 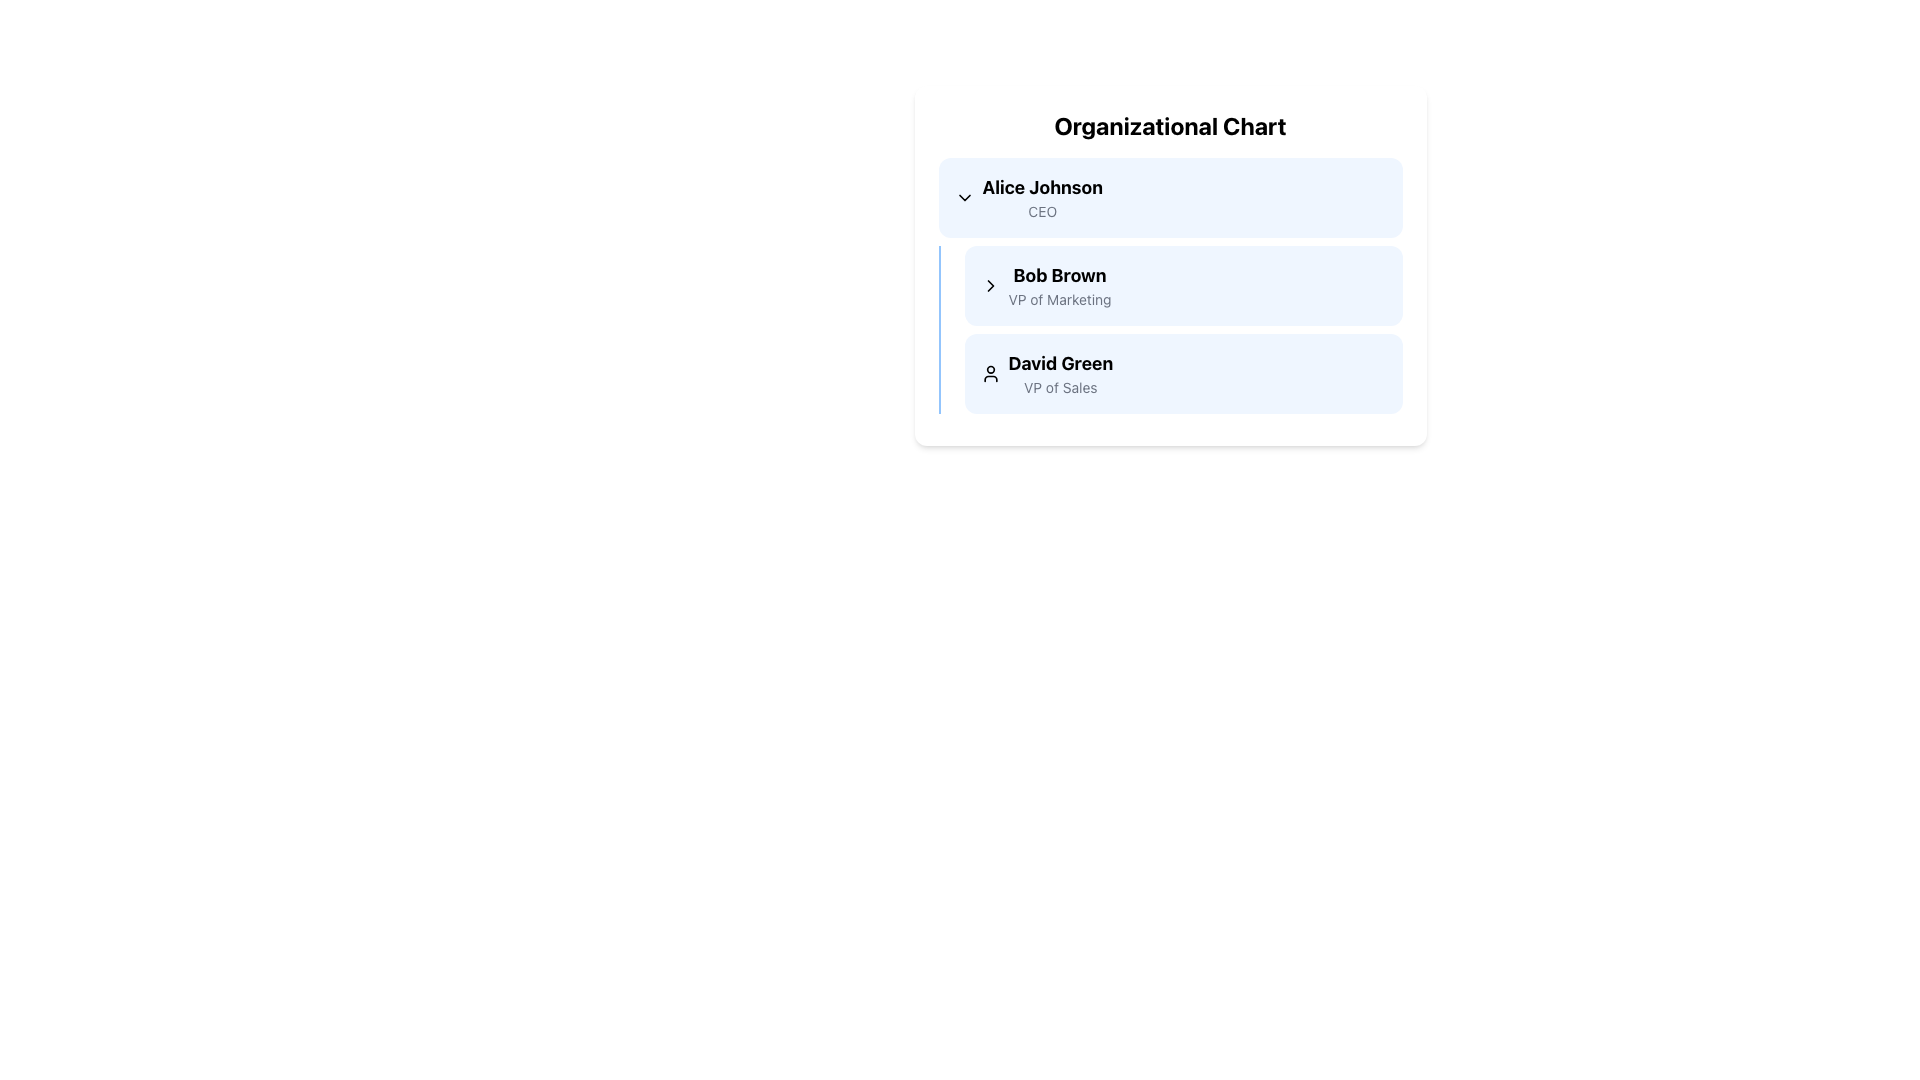 What do you see at coordinates (1183, 285) in the screenshot?
I see `the hierarchical node representing the individual in the organizational chart` at bounding box center [1183, 285].